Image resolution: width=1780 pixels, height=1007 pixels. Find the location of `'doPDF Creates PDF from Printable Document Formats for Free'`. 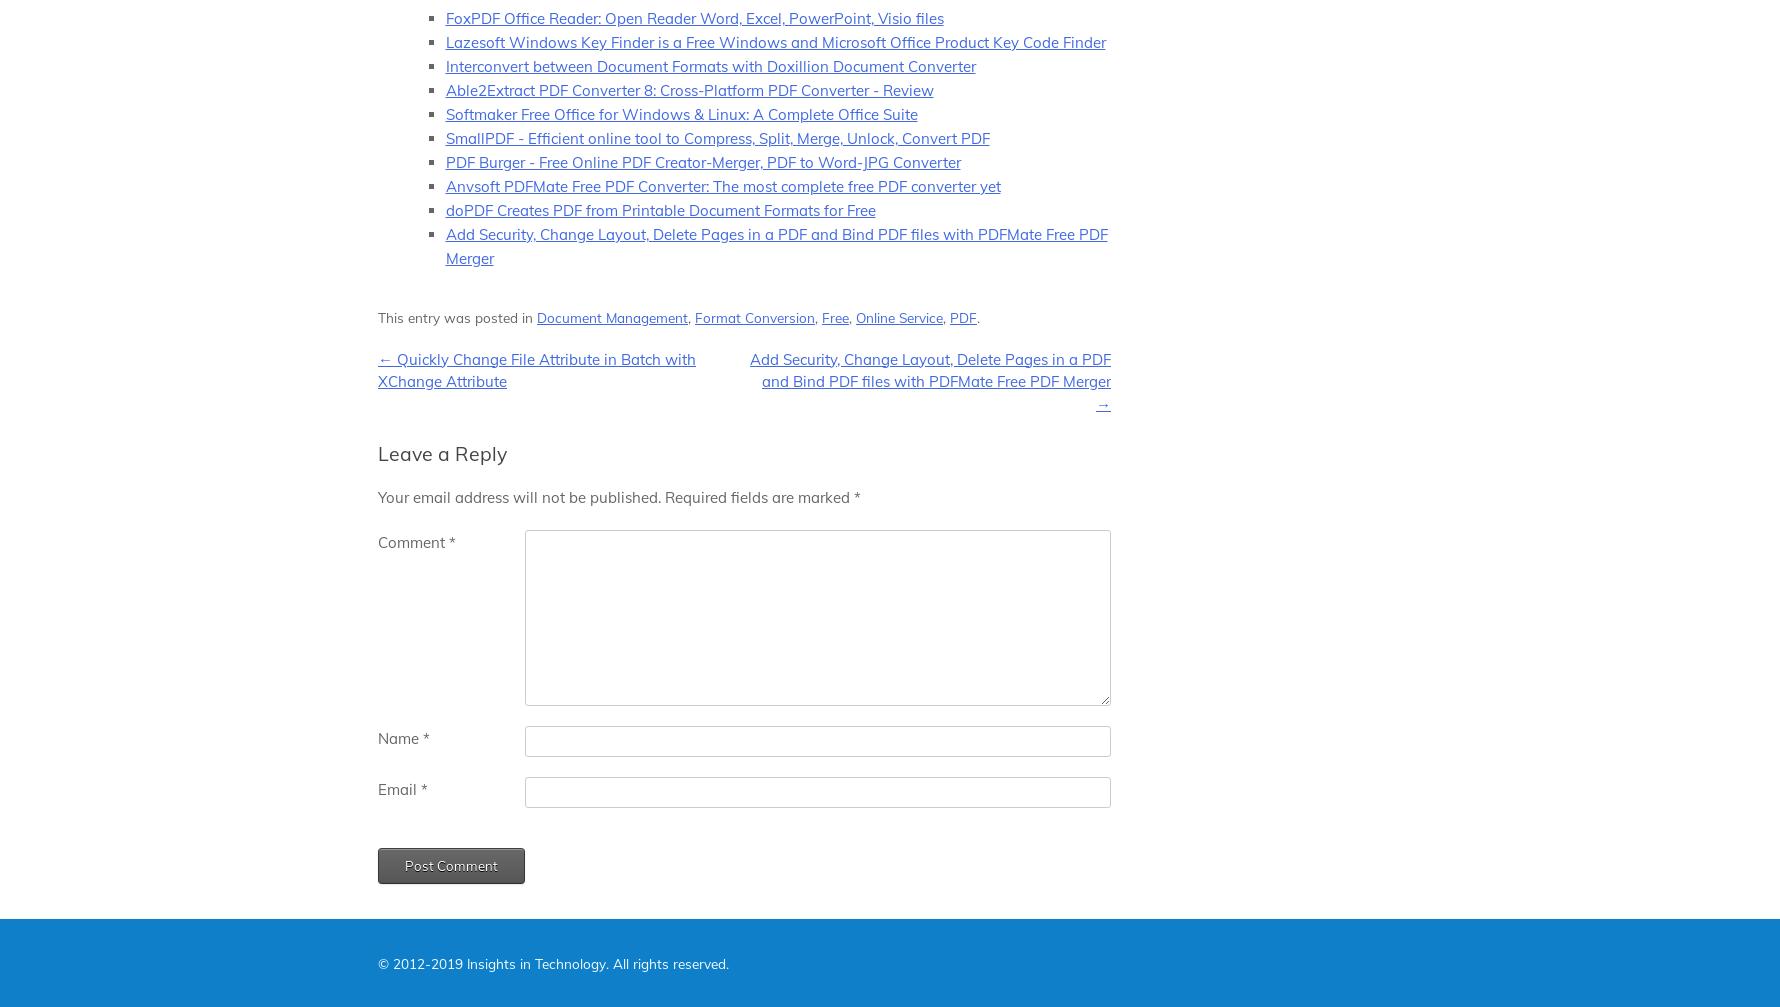

'doPDF Creates PDF from Printable Document Formats for Free' is located at coordinates (445, 209).